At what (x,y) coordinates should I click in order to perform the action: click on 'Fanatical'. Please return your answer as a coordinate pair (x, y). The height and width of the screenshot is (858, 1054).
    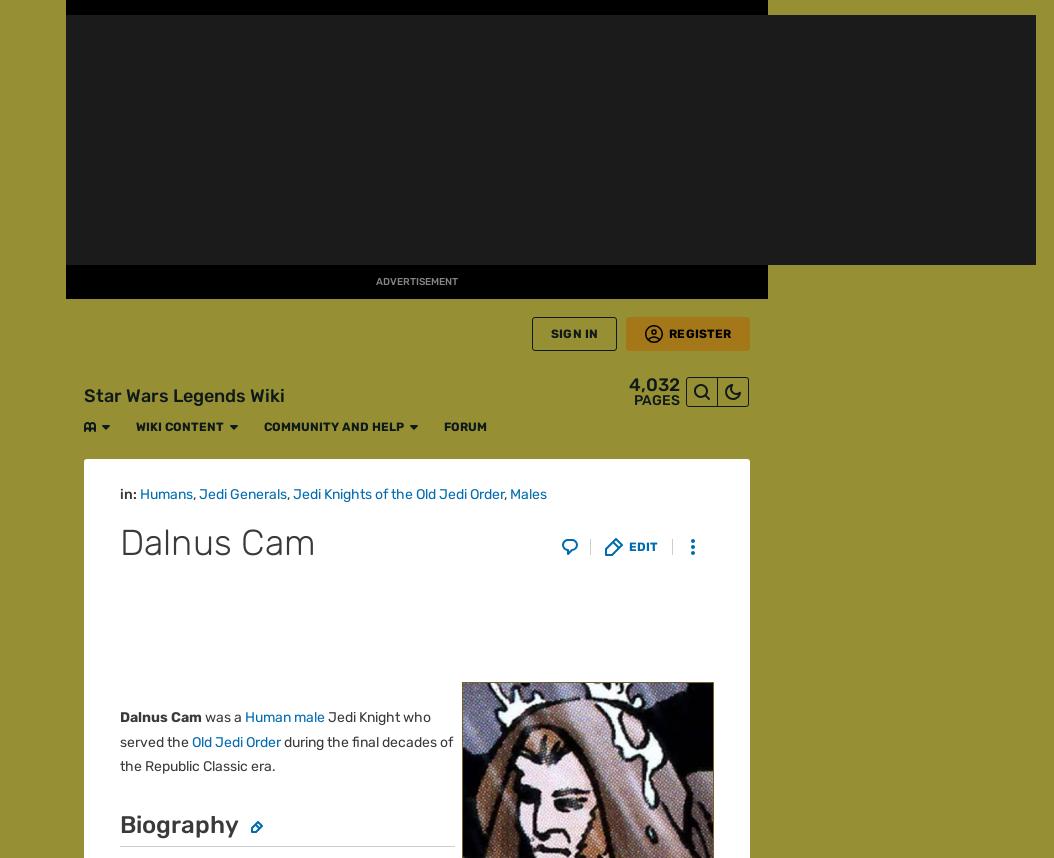
    Looking at the image, I should click on (461, 480).